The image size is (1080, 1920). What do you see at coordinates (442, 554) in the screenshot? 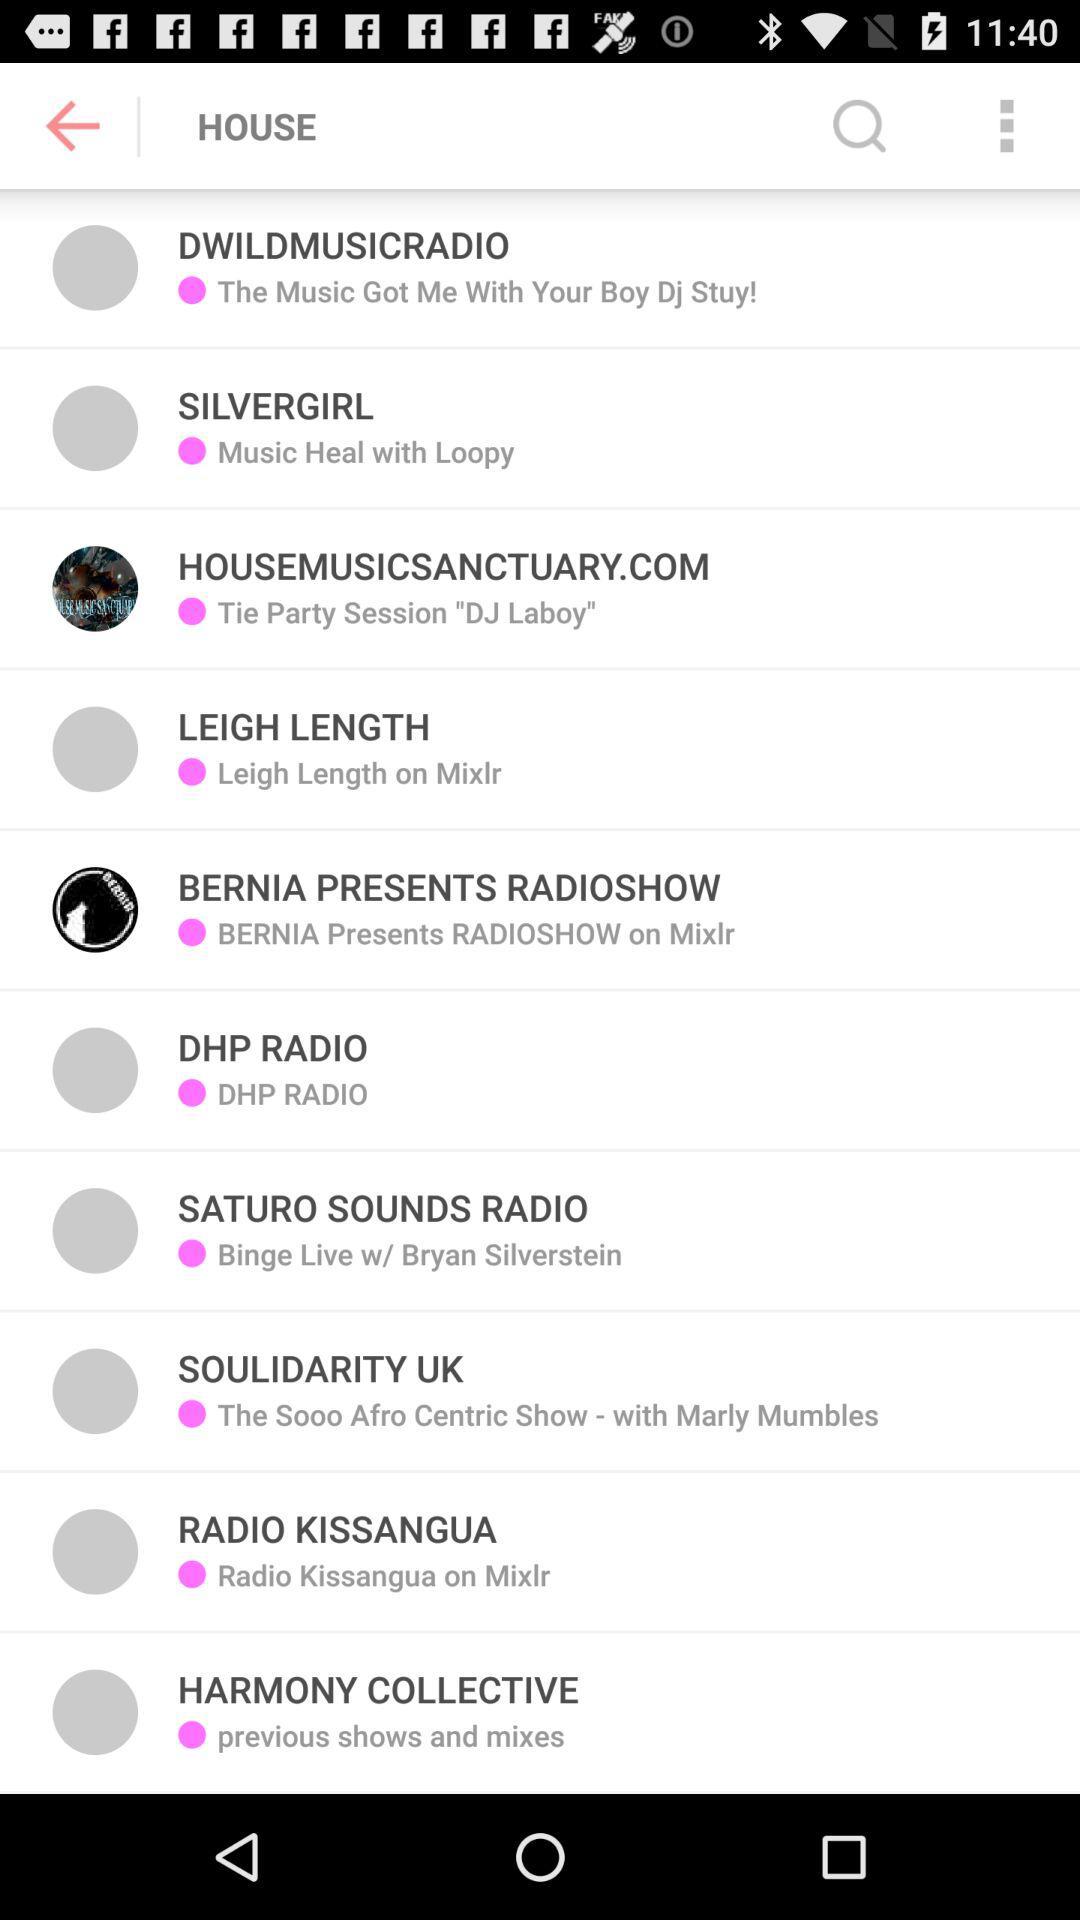
I see `icon below music heal with` at bounding box center [442, 554].